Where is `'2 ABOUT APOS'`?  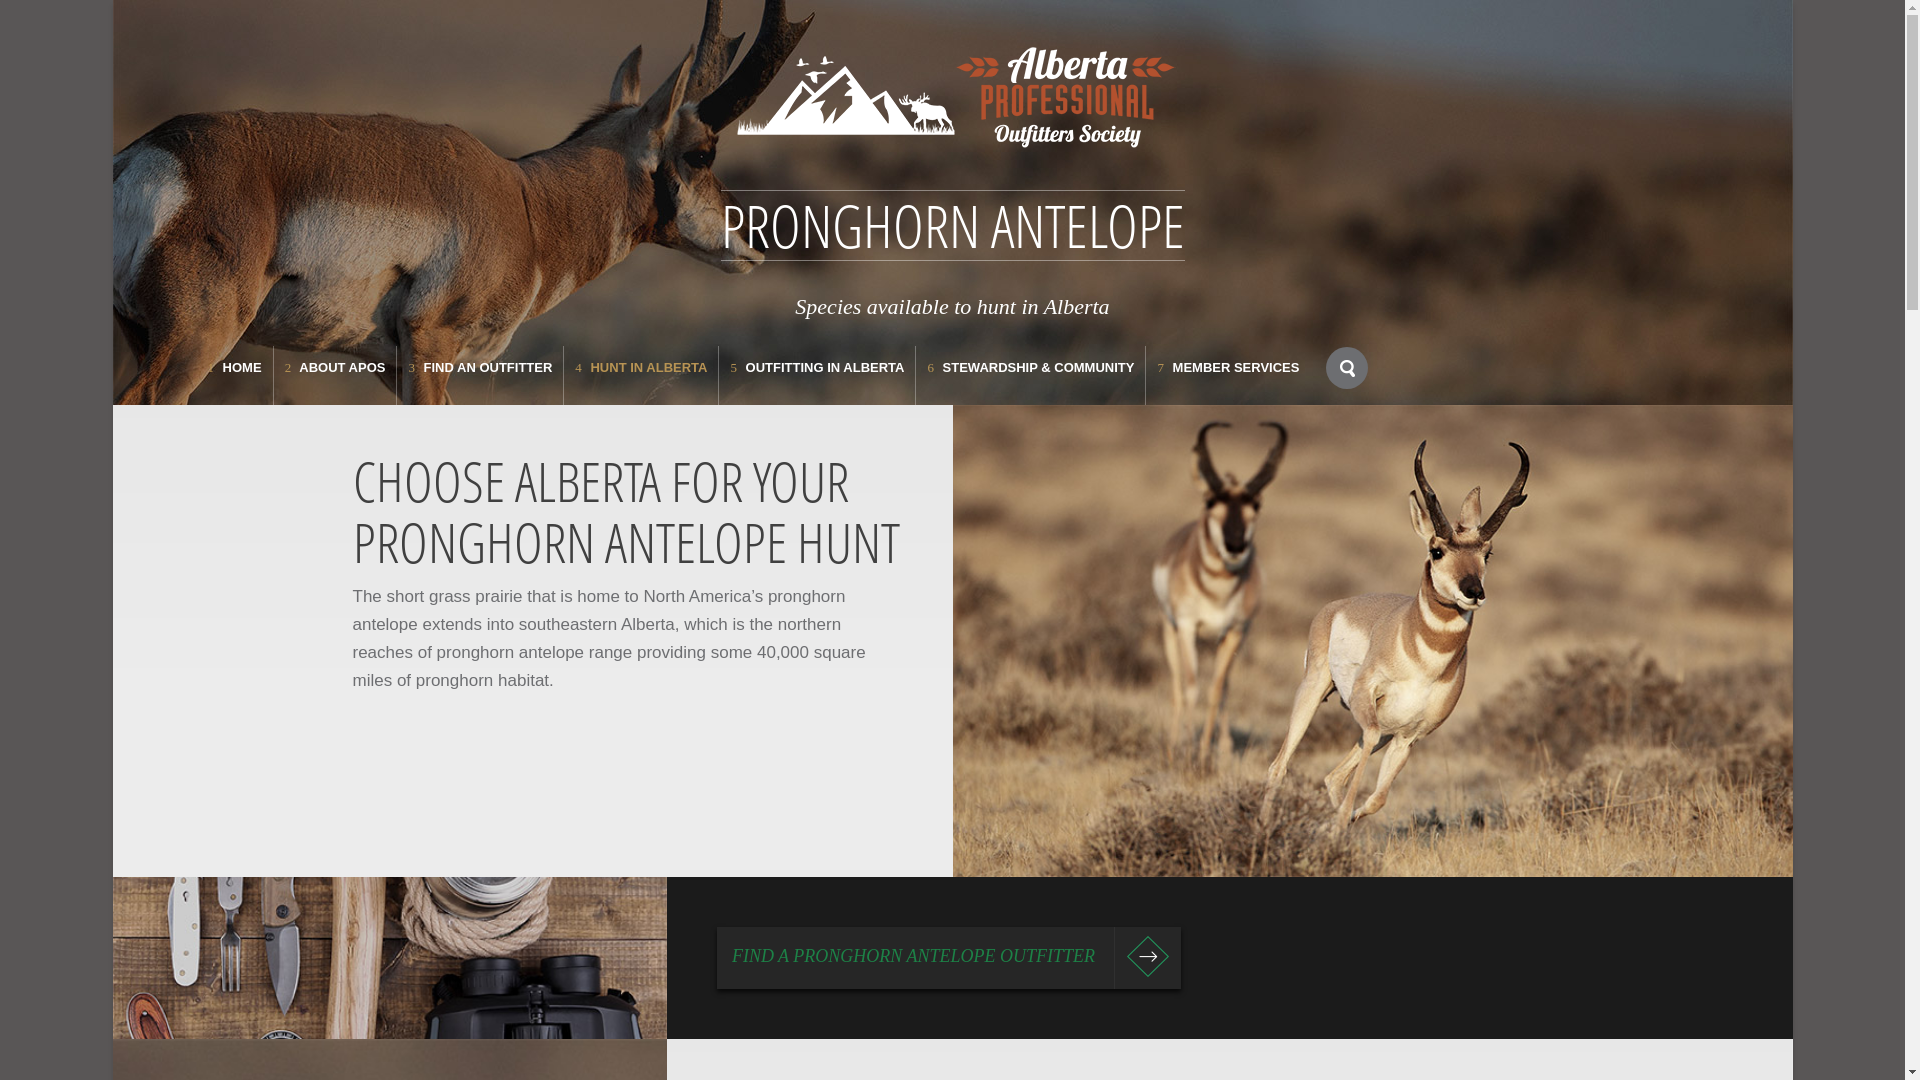
'2 ABOUT APOS' is located at coordinates (335, 375).